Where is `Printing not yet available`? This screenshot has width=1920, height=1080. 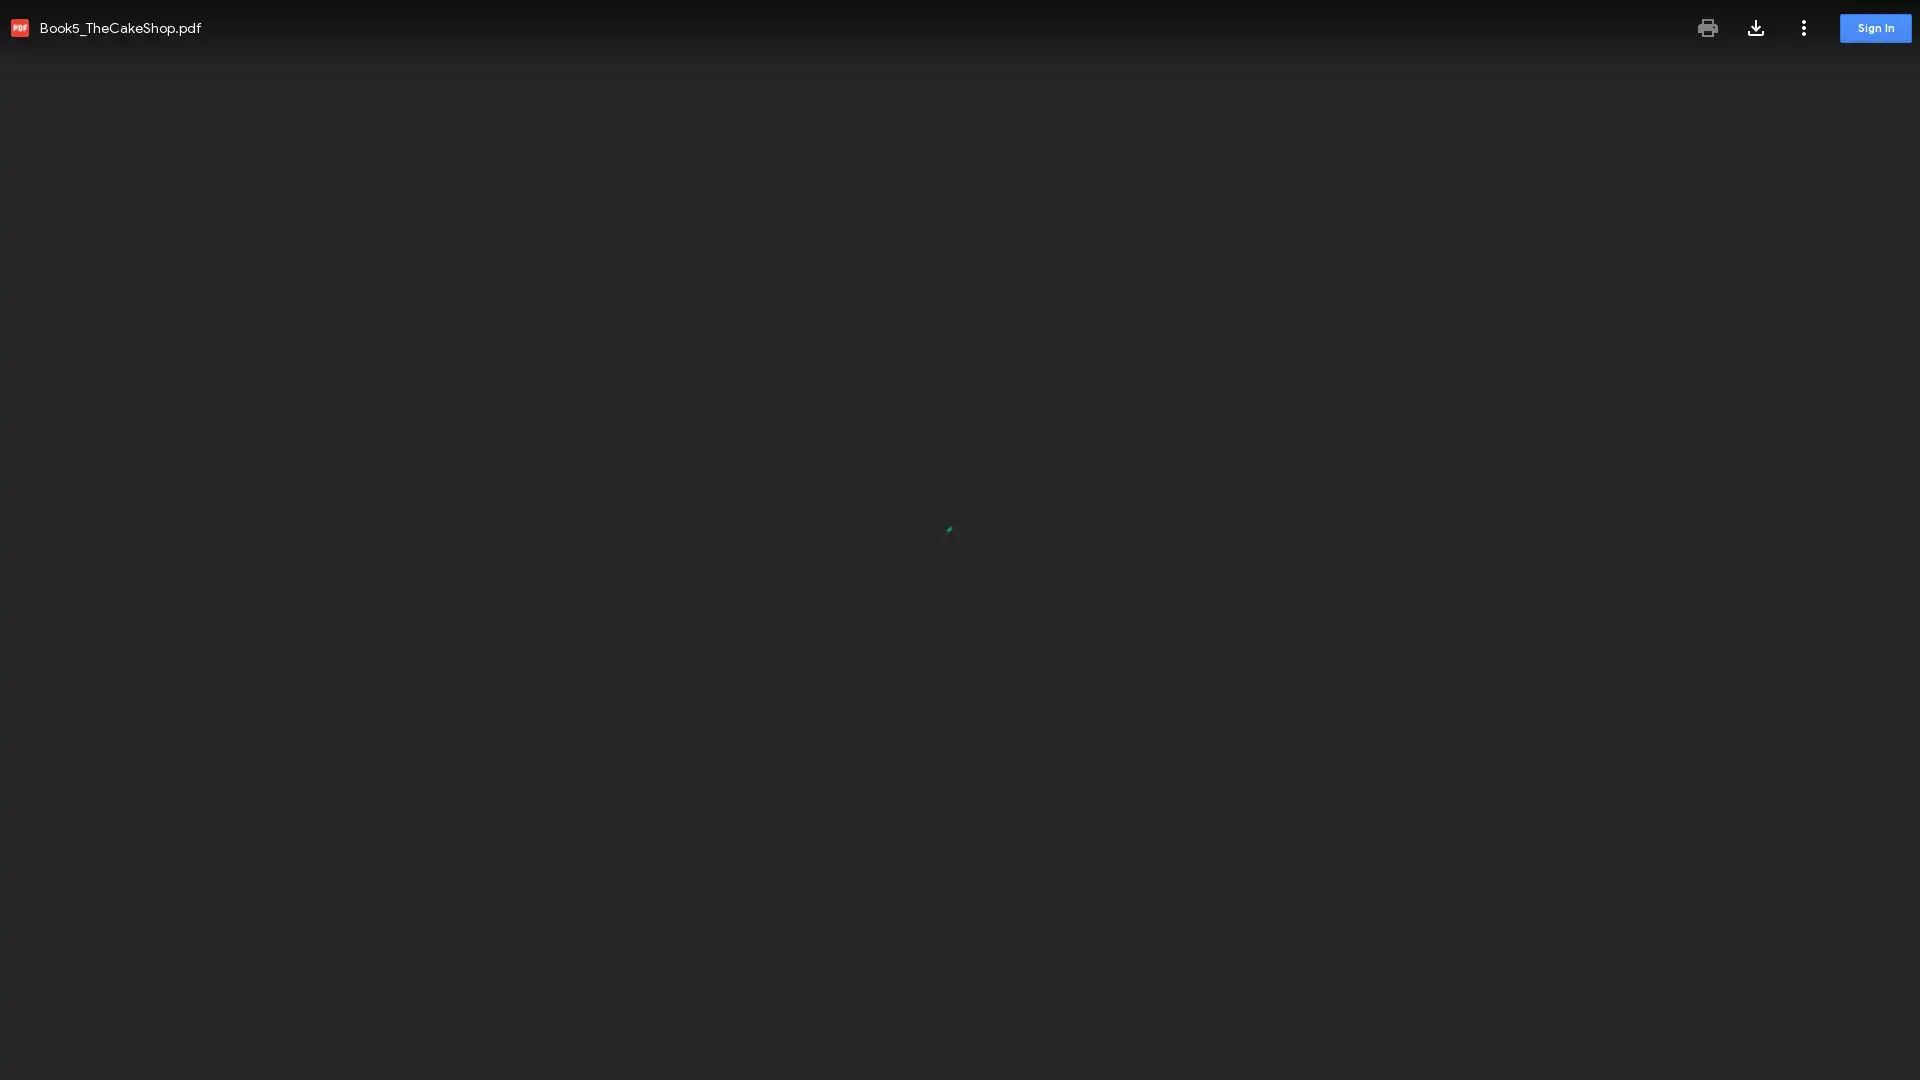 Printing not yet available is located at coordinates (1707, 27).